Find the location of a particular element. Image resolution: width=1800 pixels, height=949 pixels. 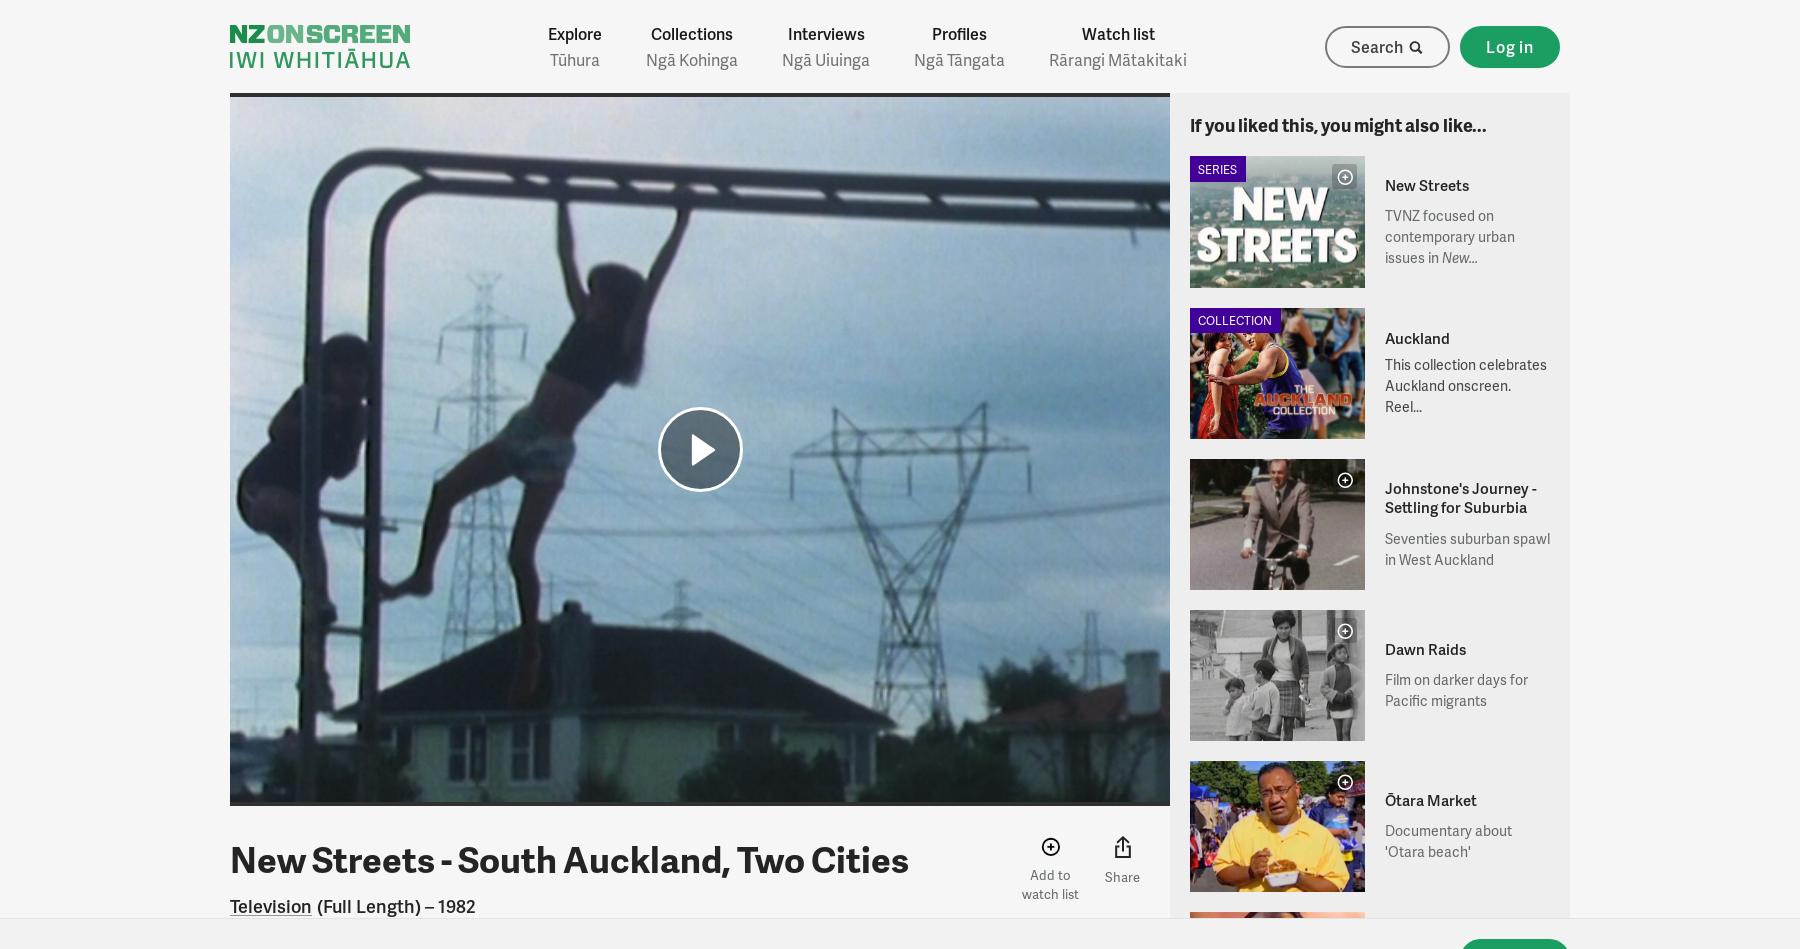

'https://www.nzonscreen.com/embed/41f5e7a7df401c0c' is located at coordinates (899, 790).